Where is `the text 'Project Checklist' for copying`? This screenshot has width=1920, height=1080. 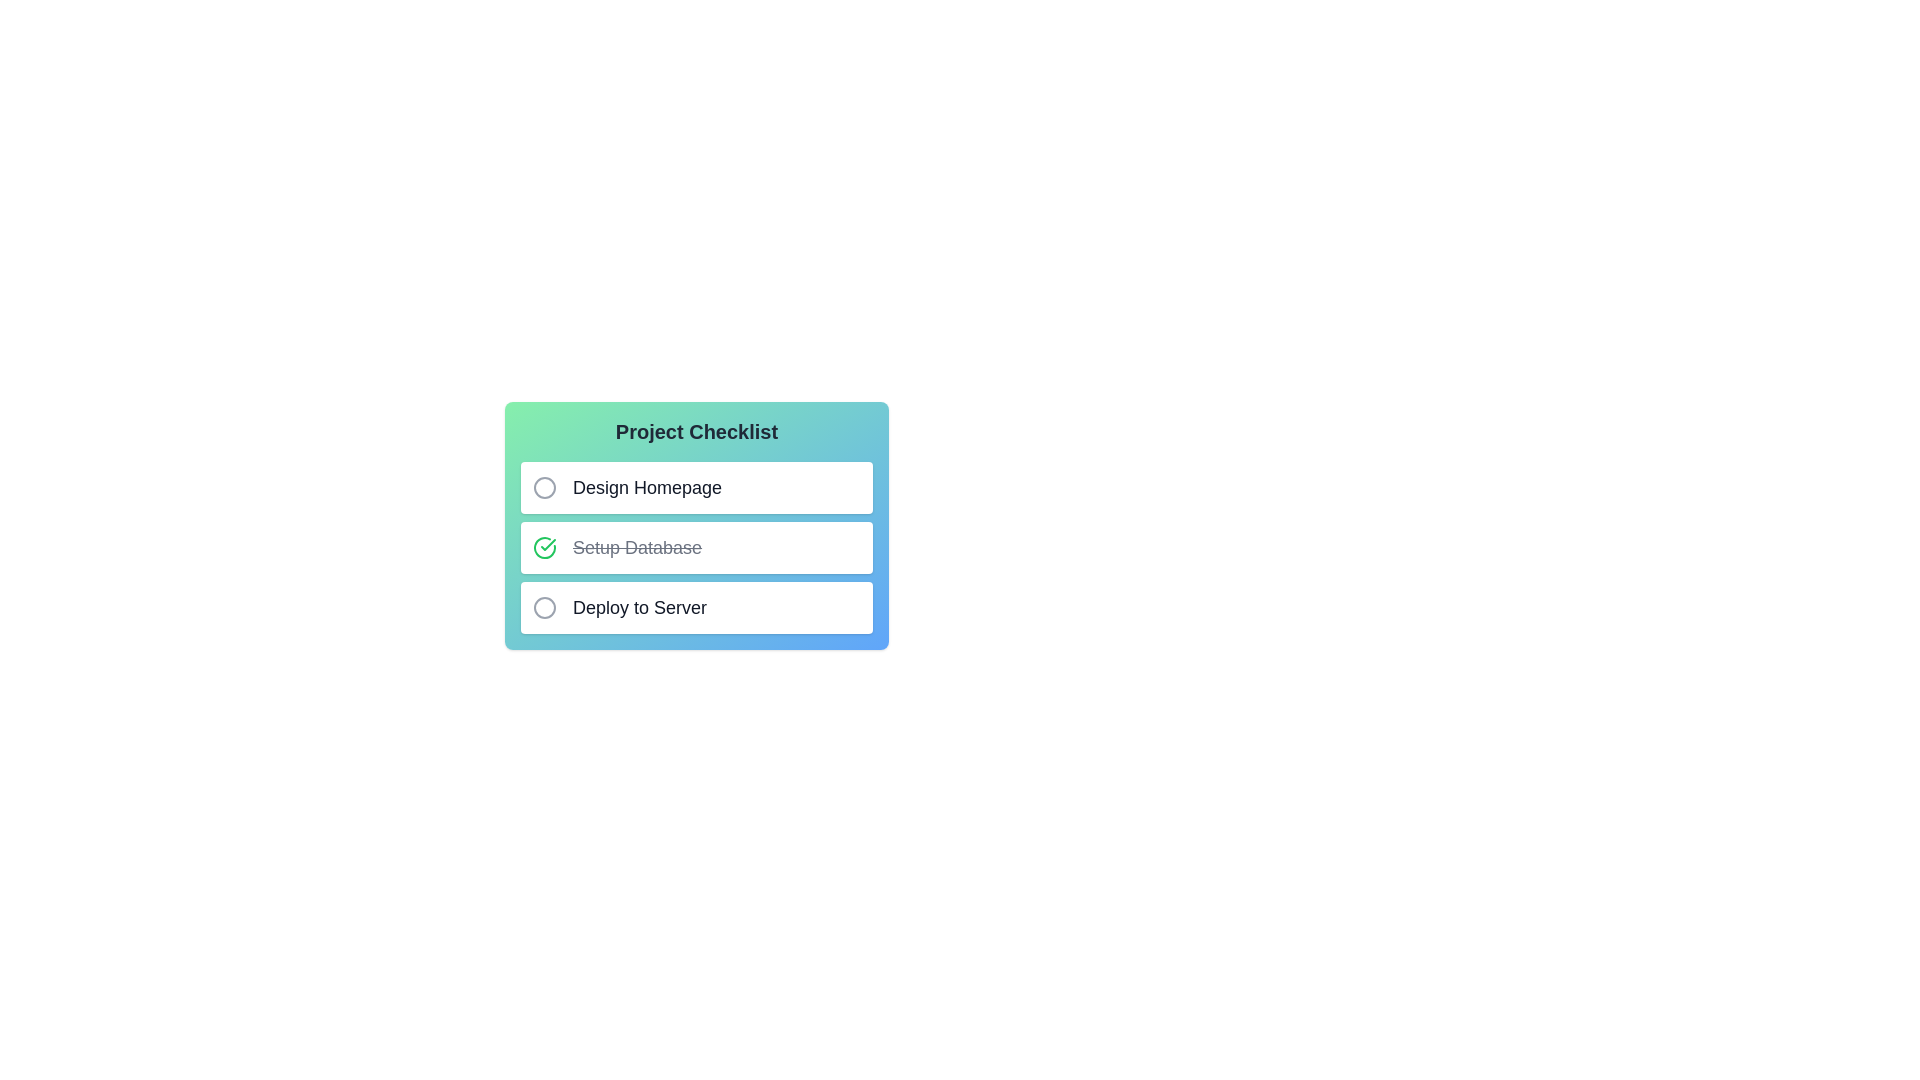
the text 'Project Checklist' for copying is located at coordinates (521, 416).